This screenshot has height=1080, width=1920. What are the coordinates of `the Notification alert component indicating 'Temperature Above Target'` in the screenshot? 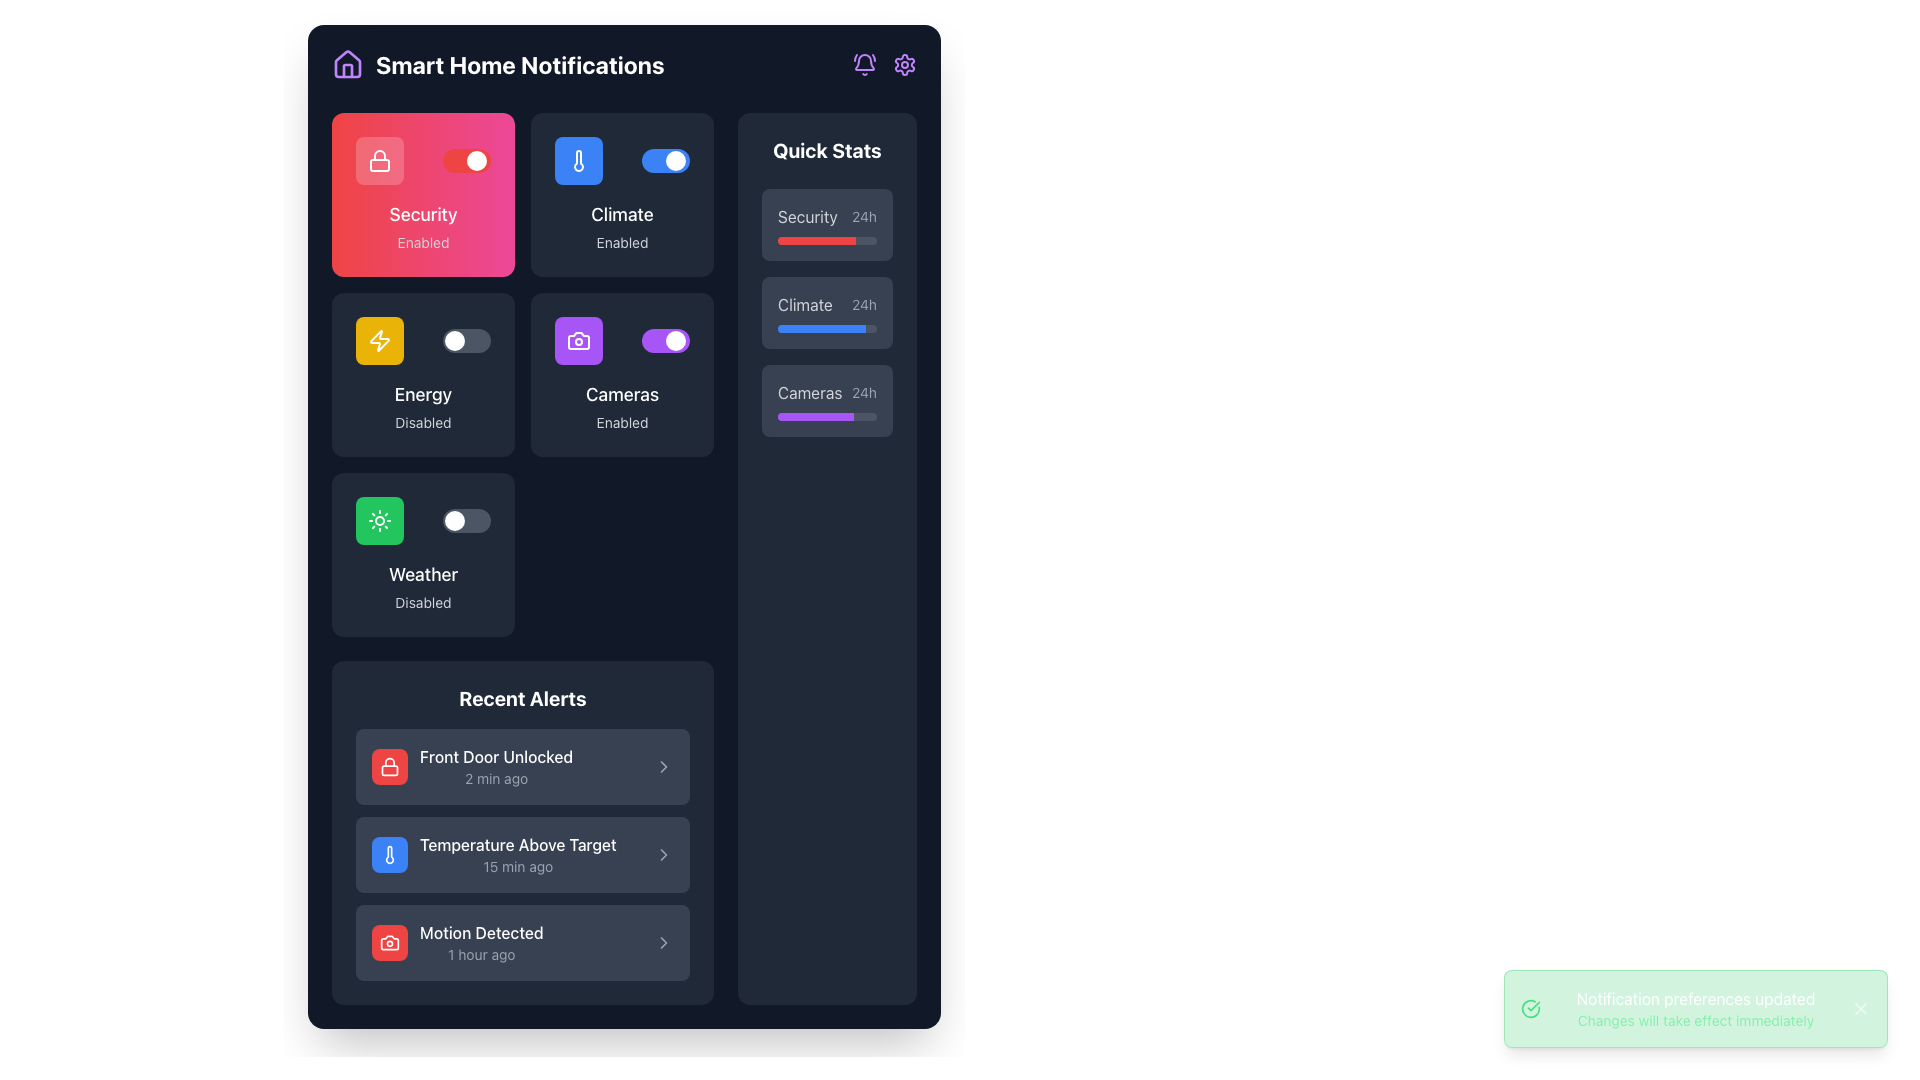 It's located at (494, 855).